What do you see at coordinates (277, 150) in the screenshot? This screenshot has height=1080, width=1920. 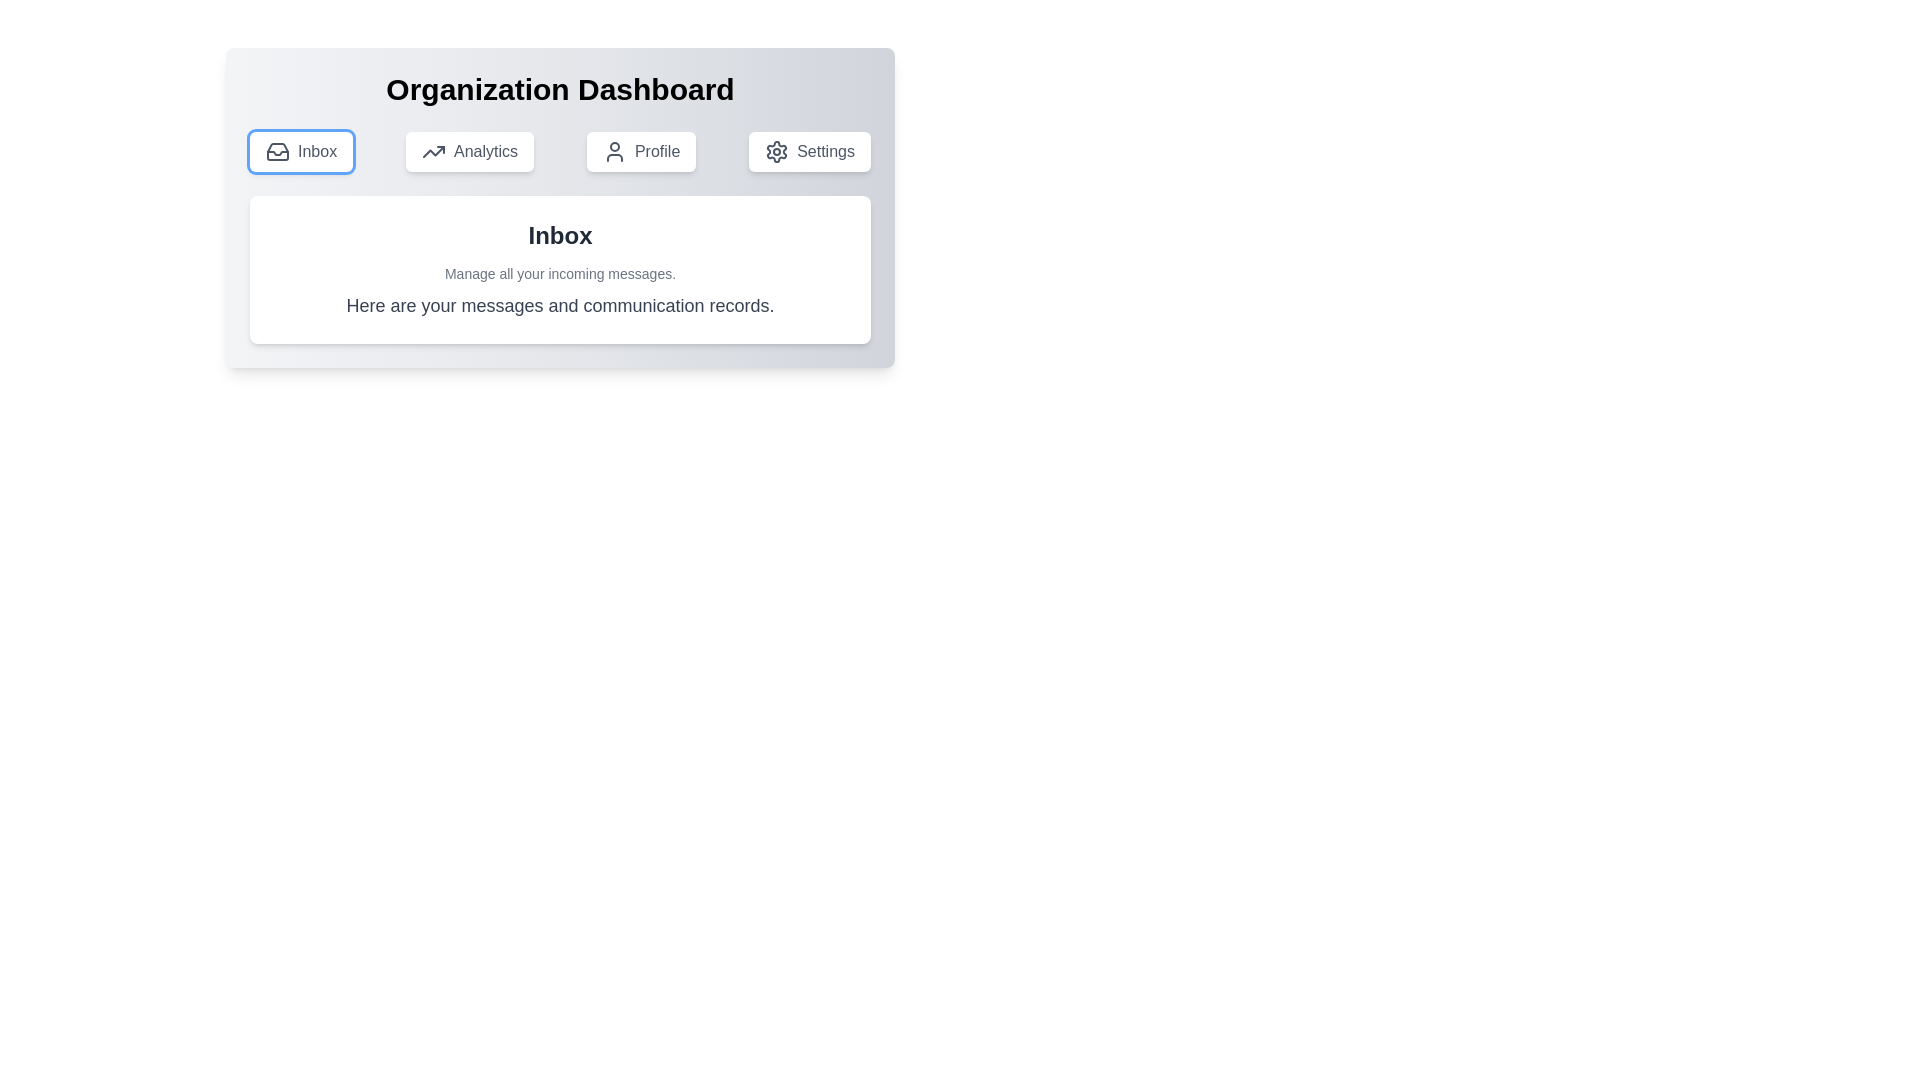 I see `the 'Inbox' graphical icon located in the navigation bar` at bounding box center [277, 150].